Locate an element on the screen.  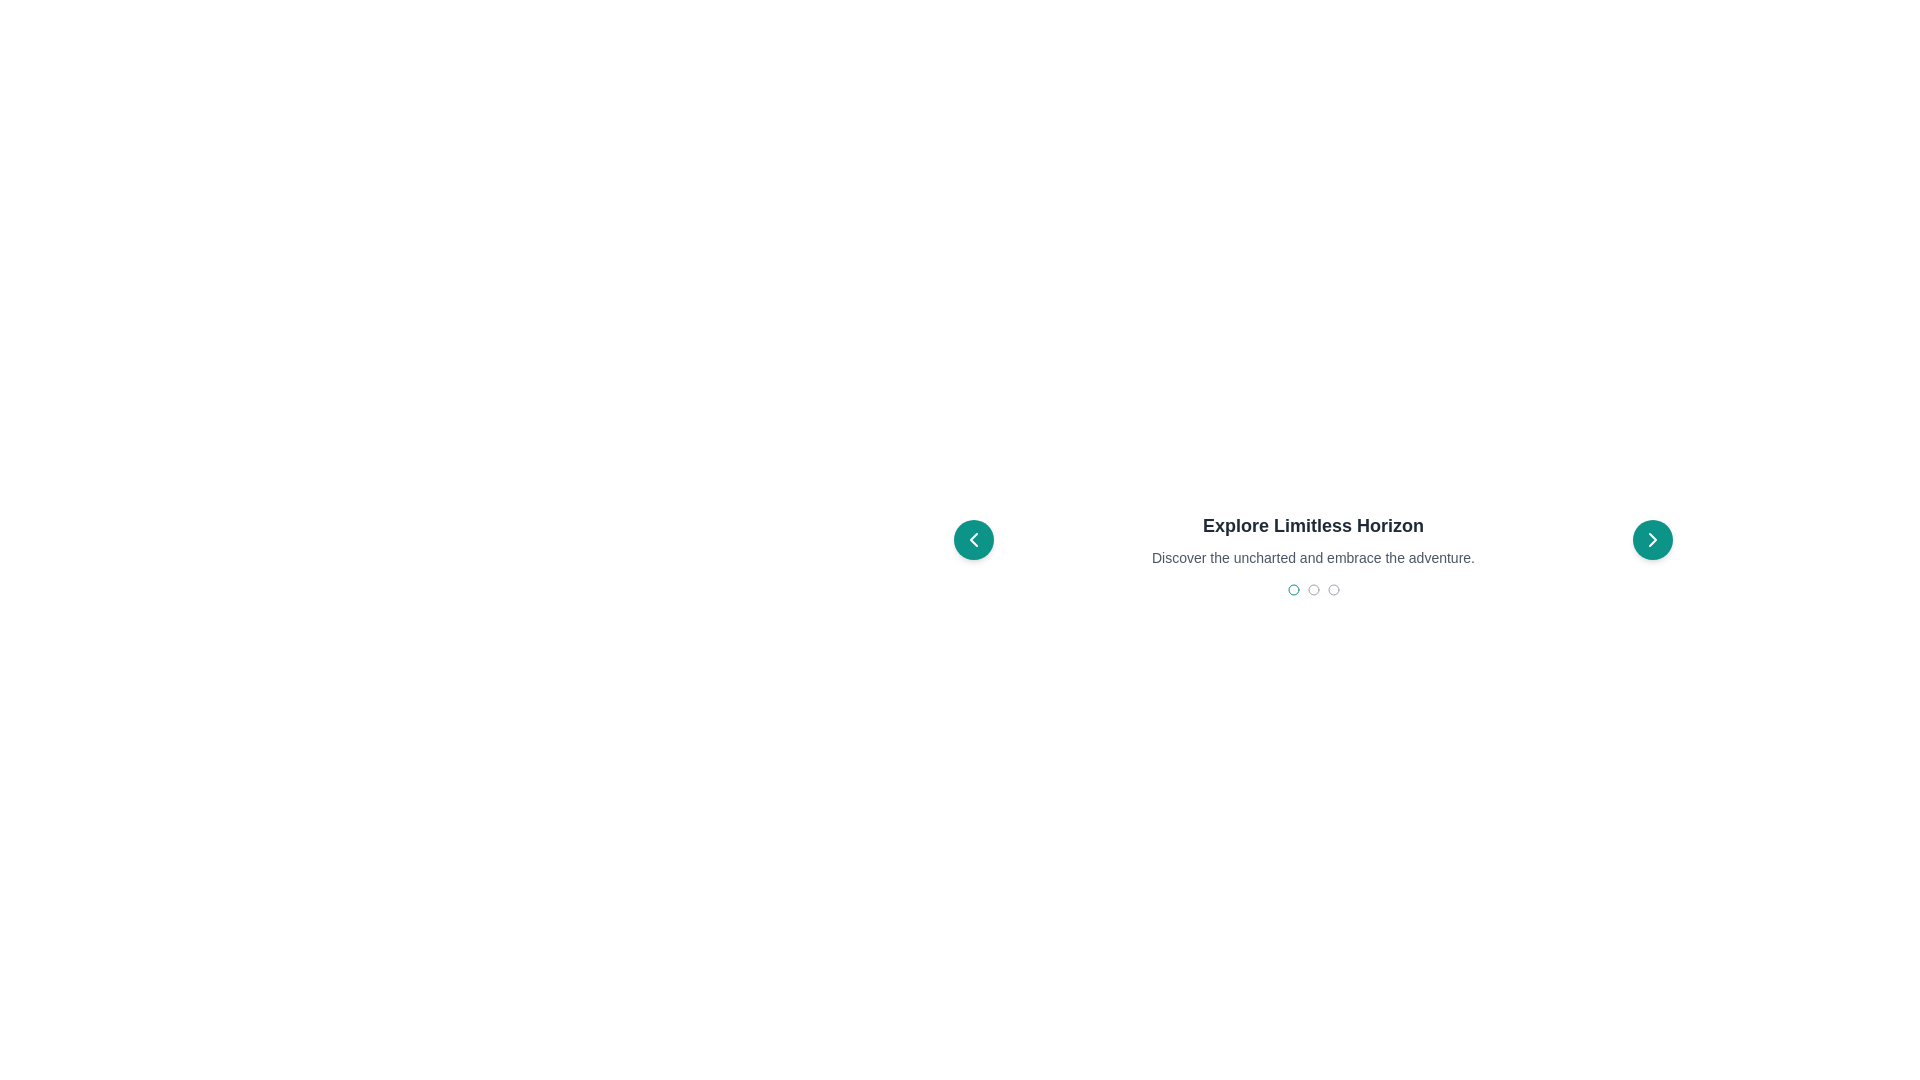
the third interactive navigation dot, a small gray circular icon is located at coordinates (1333, 589).